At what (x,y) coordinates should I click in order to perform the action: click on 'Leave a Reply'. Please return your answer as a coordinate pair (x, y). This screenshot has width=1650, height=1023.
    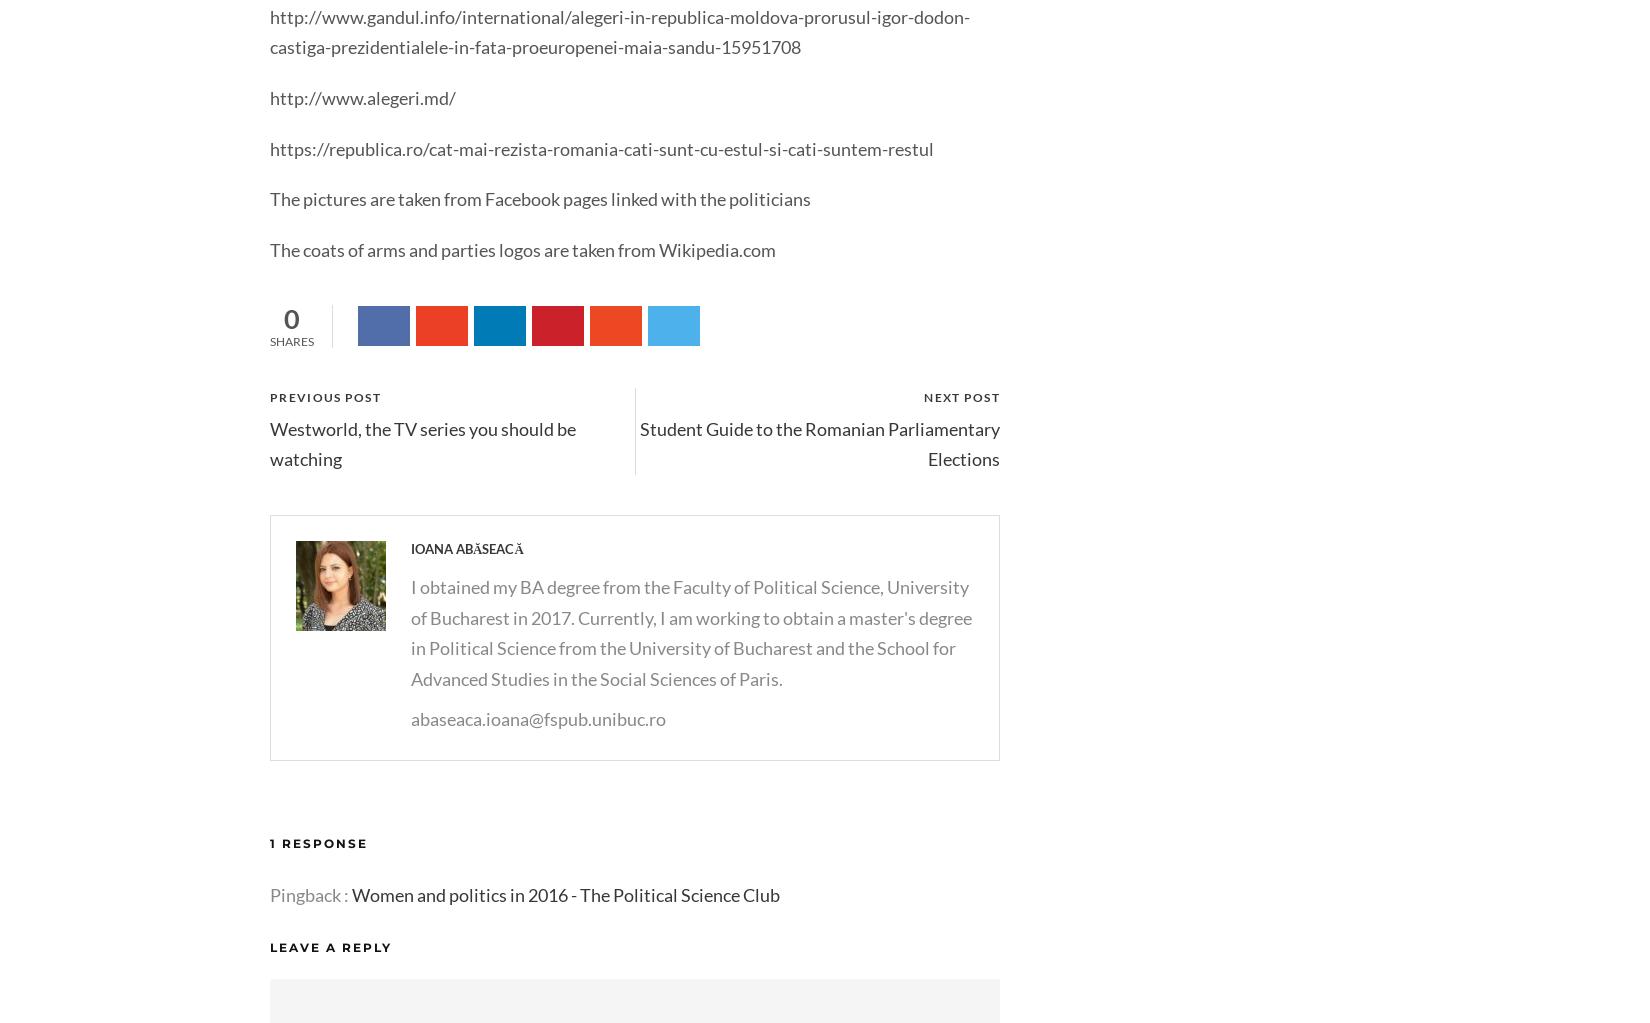
    Looking at the image, I should click on (269, 947).